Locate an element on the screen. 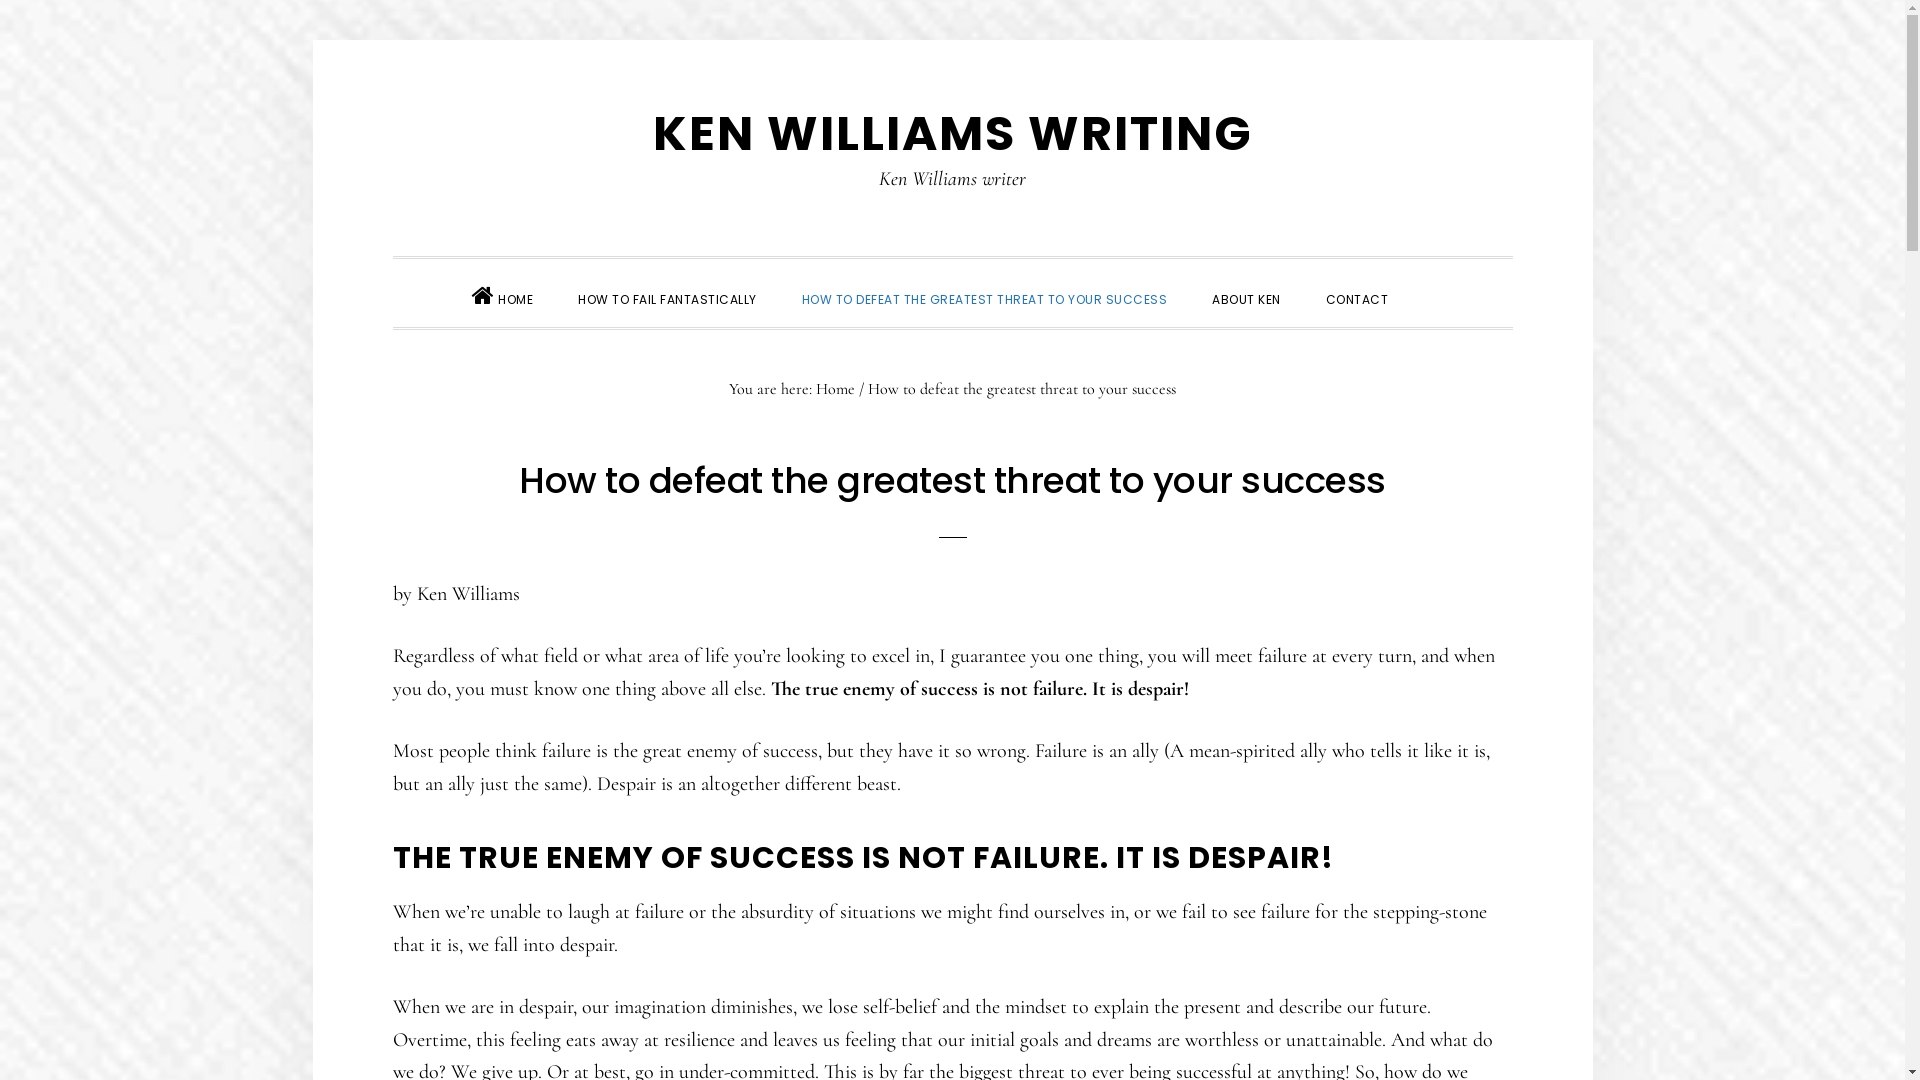 The width and height of the screenshot is (1920, 1080). 'SHOW SEARCH' is located at coordinates (1432, 281).